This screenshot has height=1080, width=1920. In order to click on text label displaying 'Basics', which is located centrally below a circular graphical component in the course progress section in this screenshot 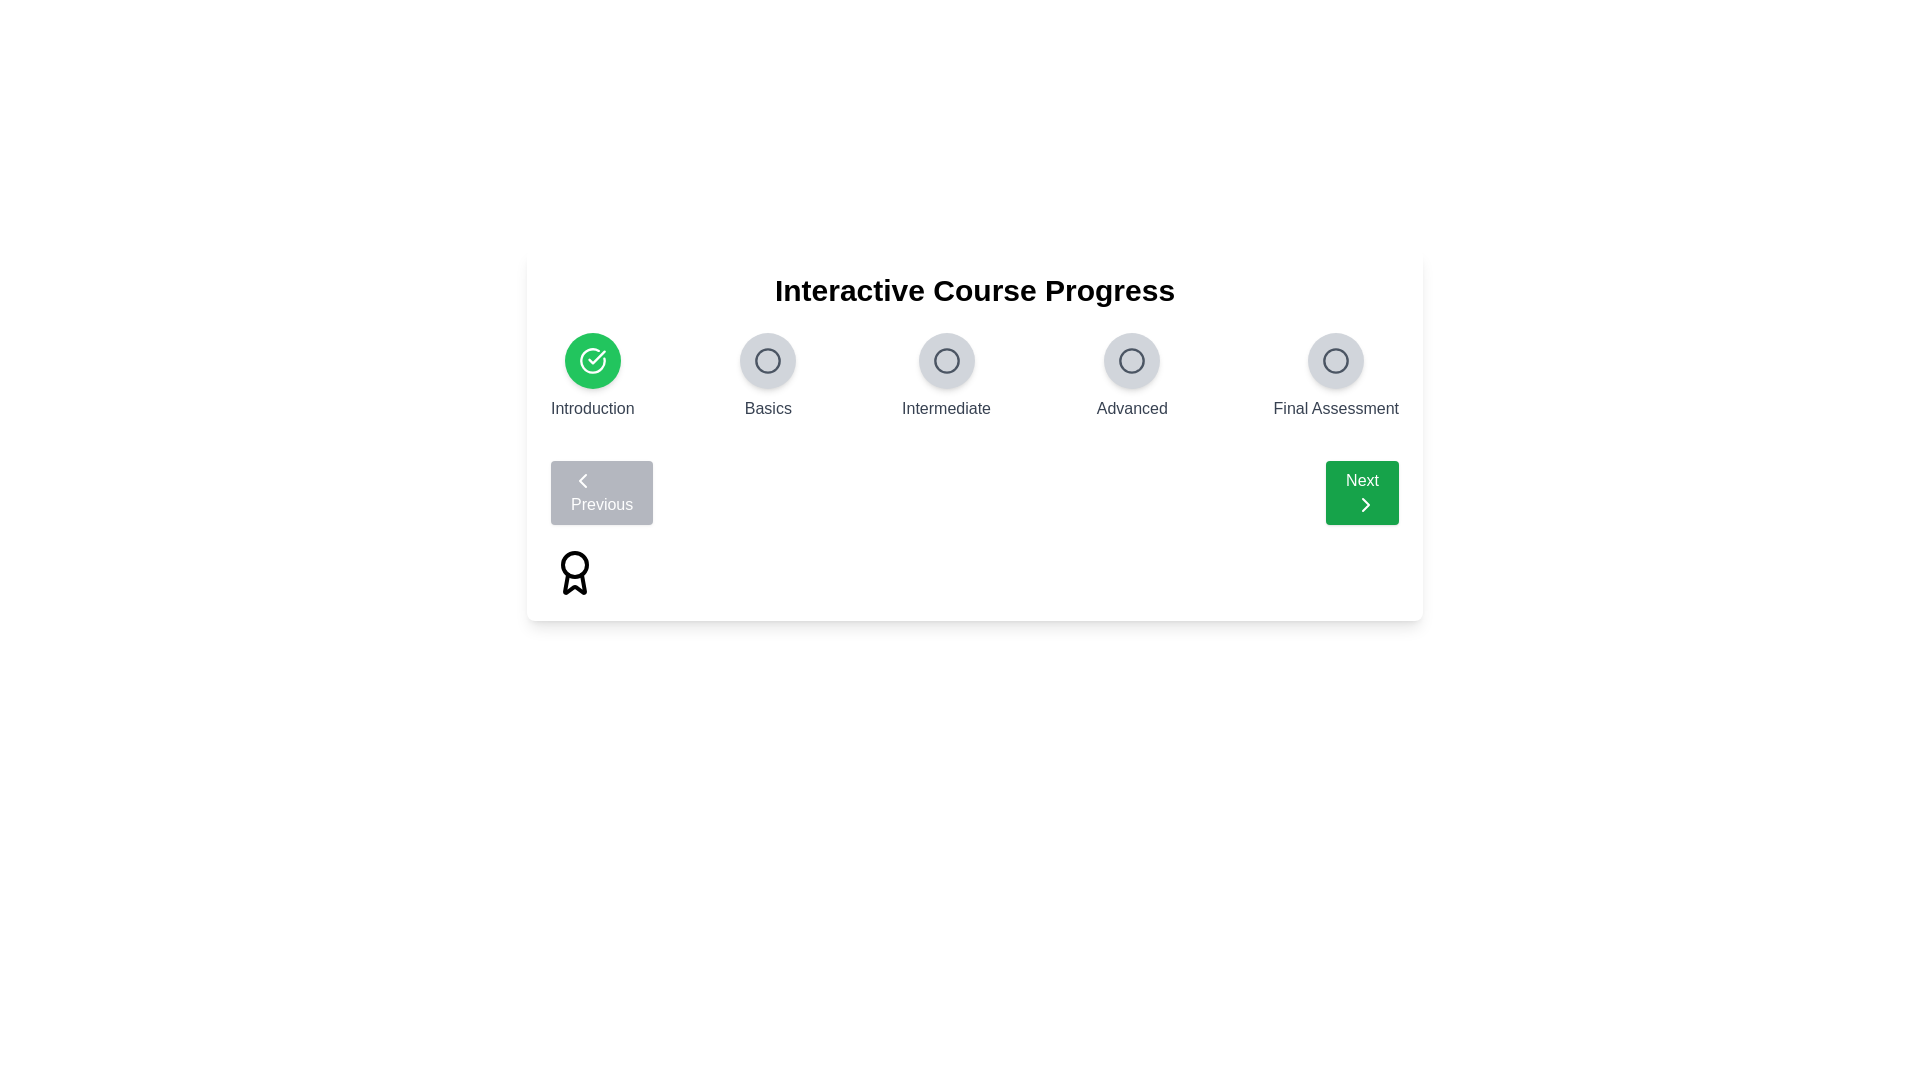, I will do `click(767, 407)`.